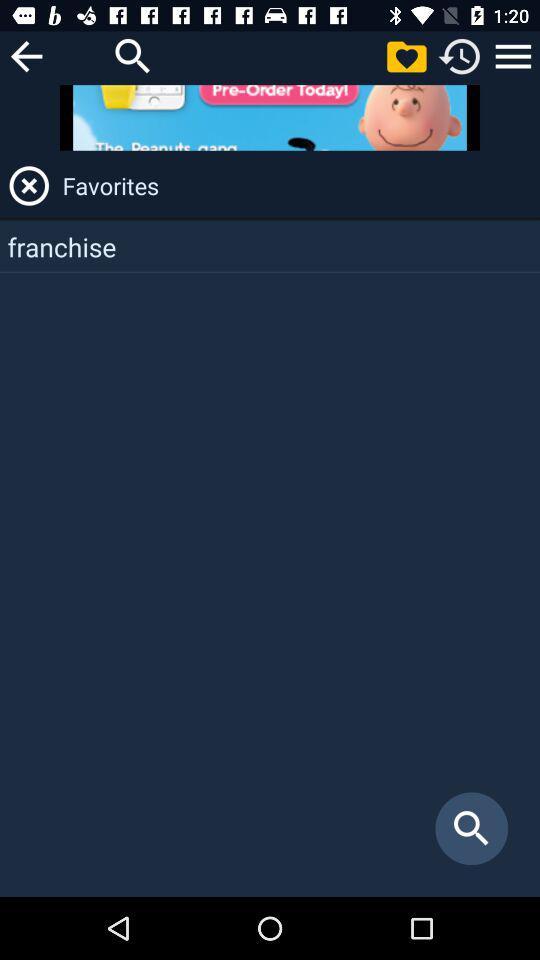  What do you see at coordinates (25, 55) in the screenshot?
I see `go back` at bounding box center [25, 55].